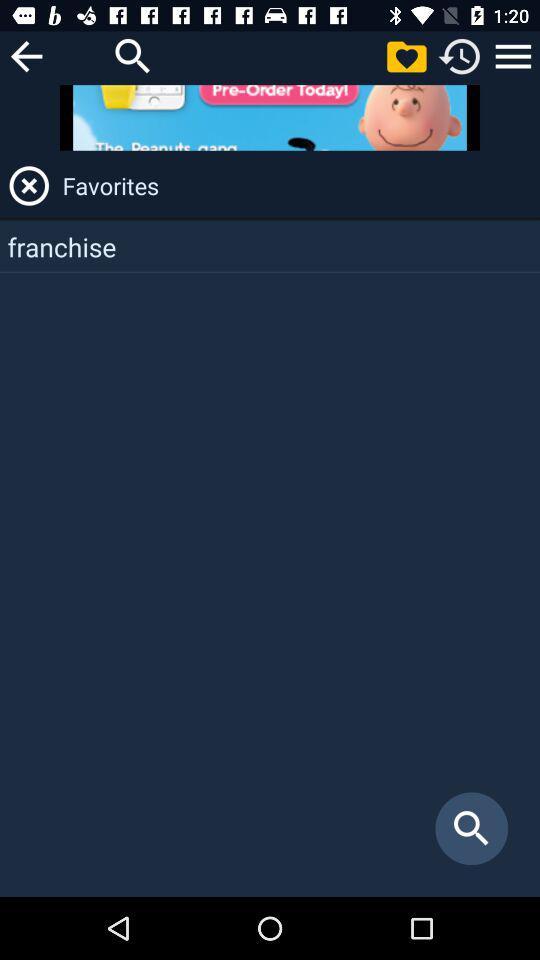  What do you see at coordinates (25, 55) in the screenshot?
I see `go back` at bounding box center [25, 55].